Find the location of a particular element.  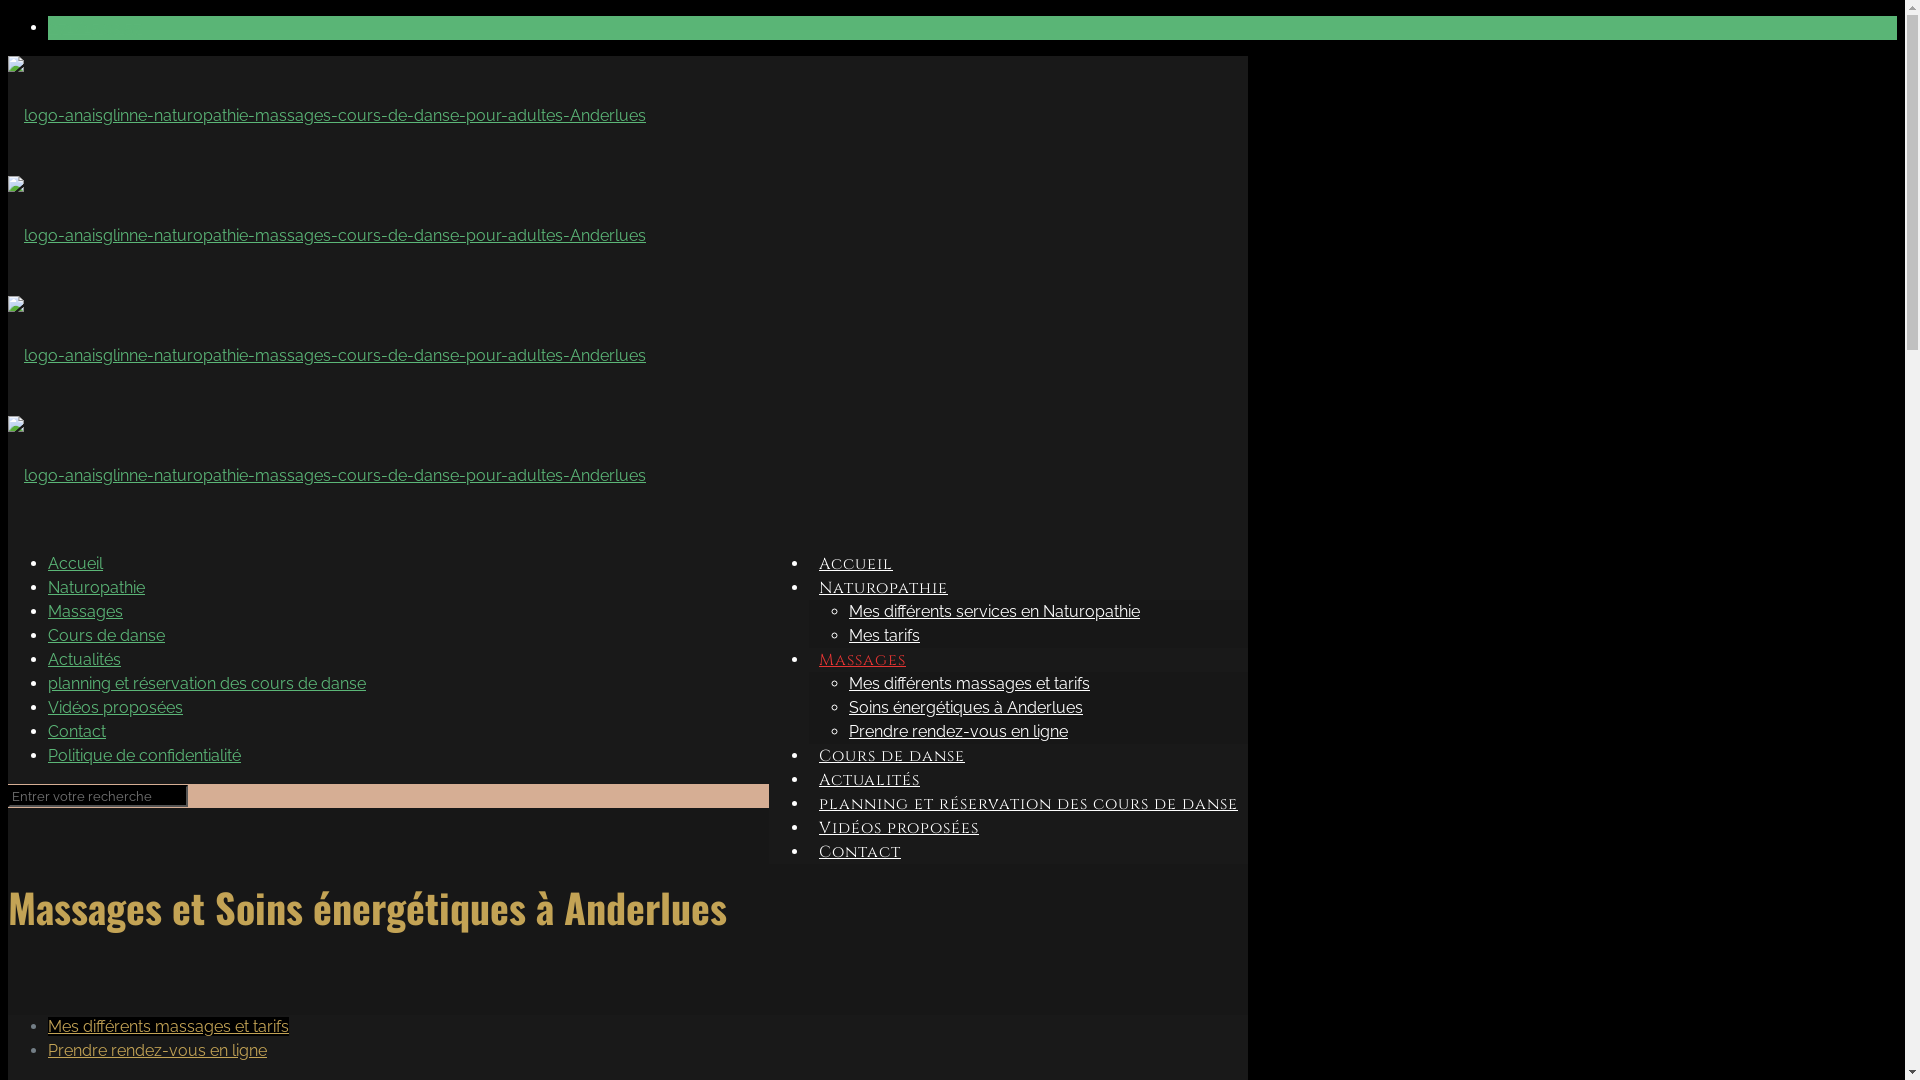

'Naturopathie' is located at coordinates (95, 586).